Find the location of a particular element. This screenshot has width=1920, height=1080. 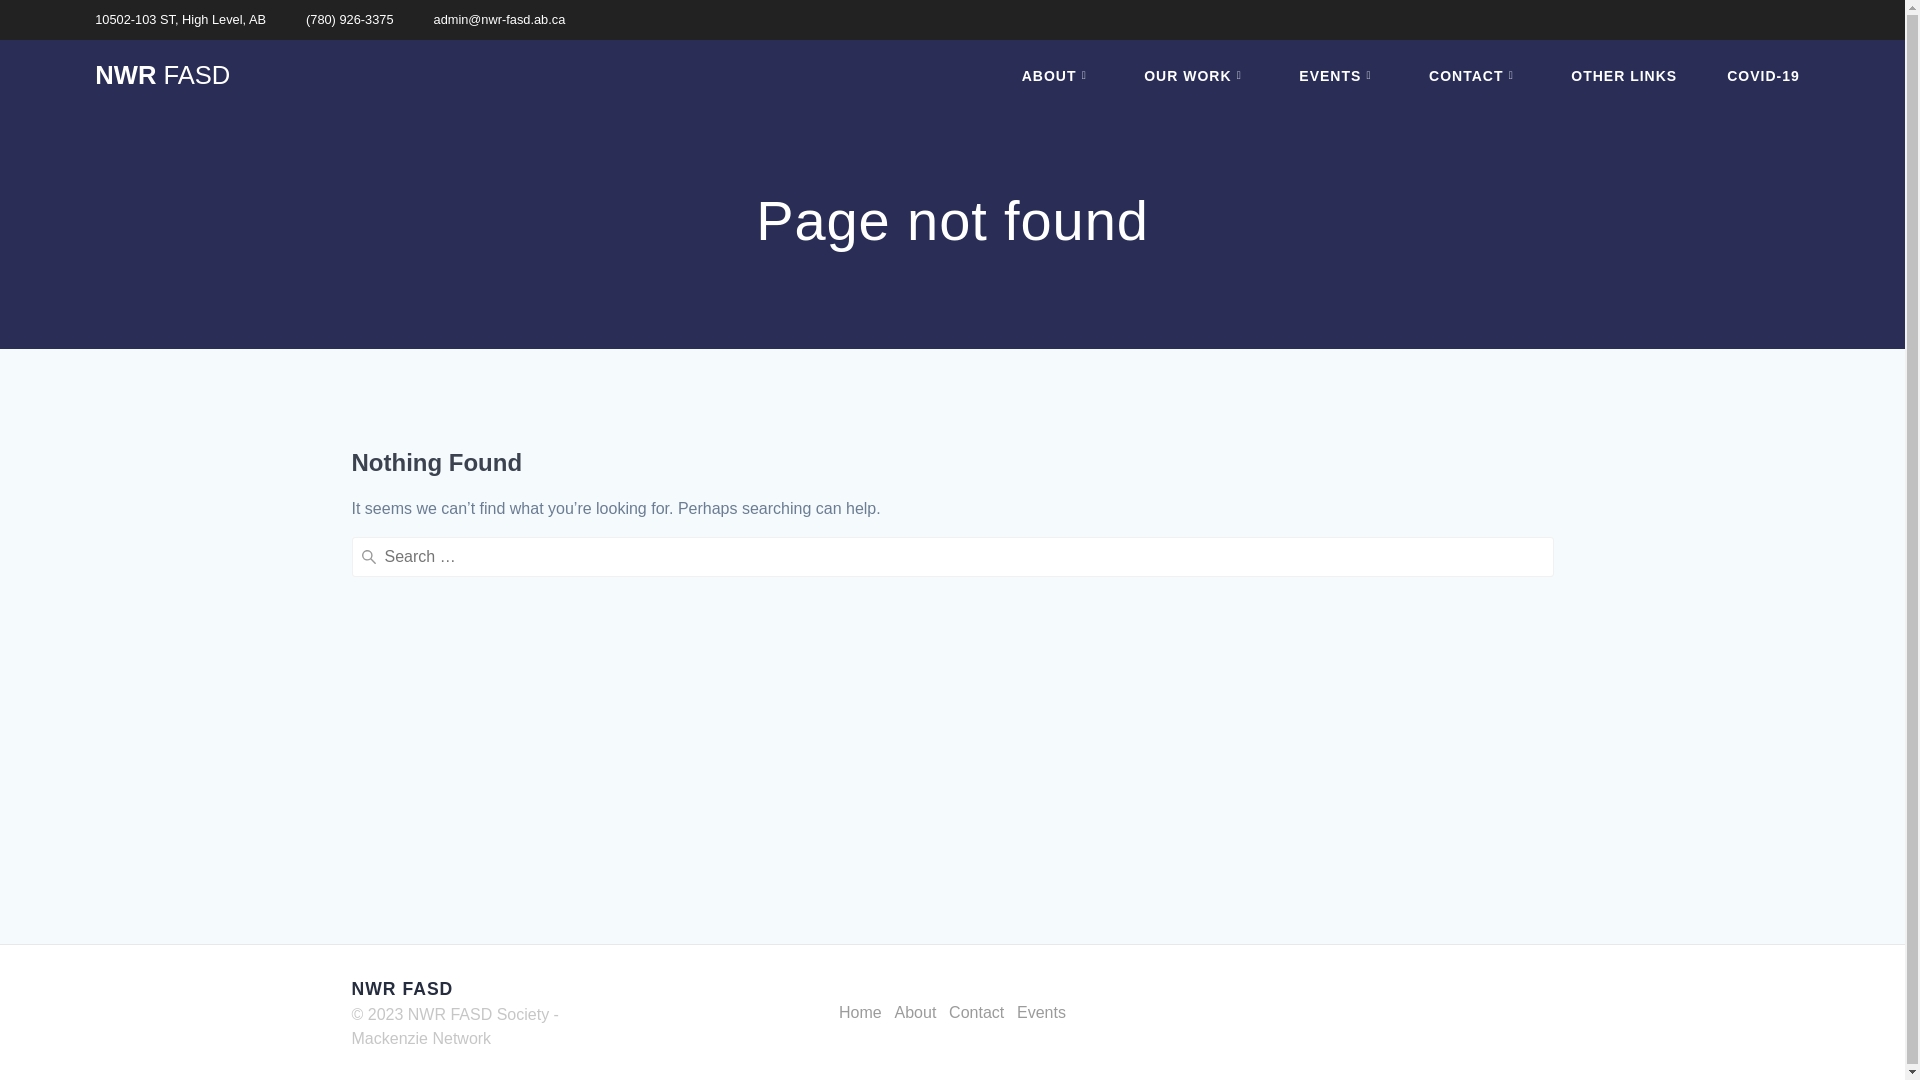

'CONTACT' is located at coordinates (1474, 75).